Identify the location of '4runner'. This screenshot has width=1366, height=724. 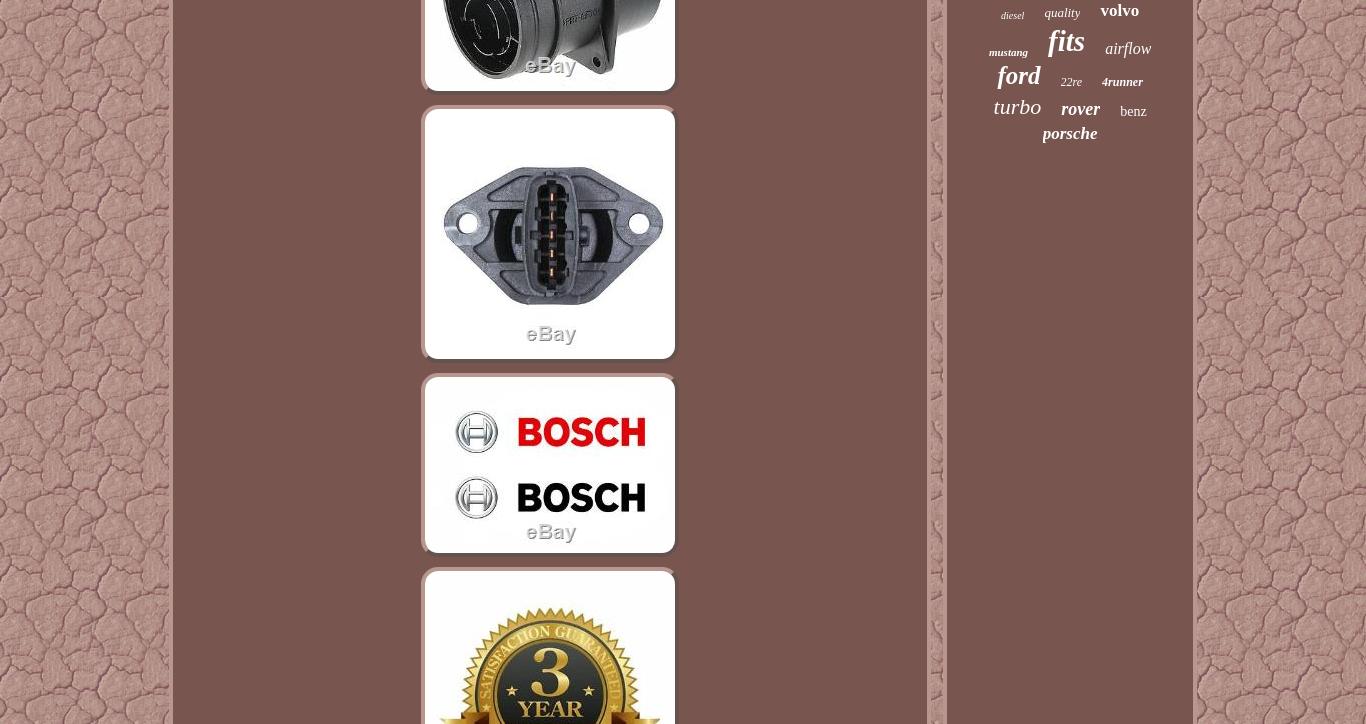
(1121, 82).